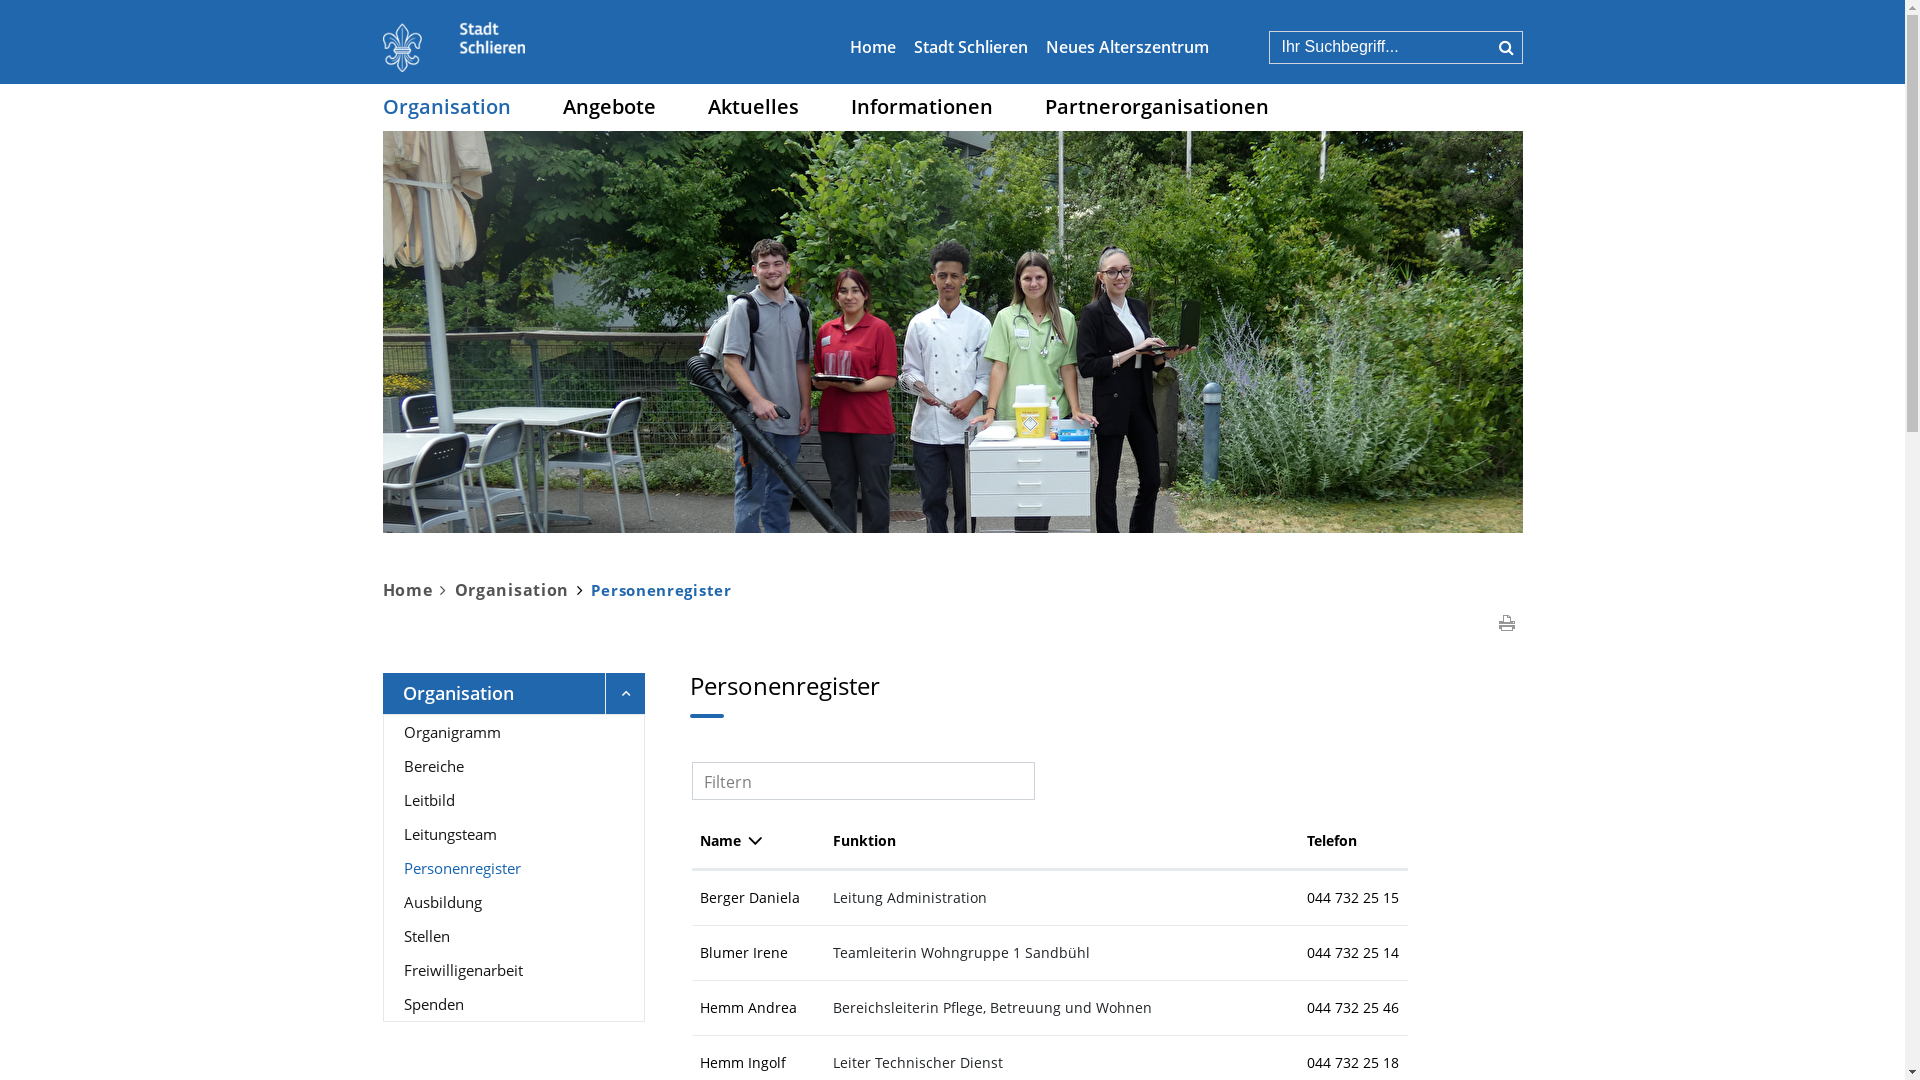 This screenshot has width=1920, height=1080. I want to click on 'Stellen', so click(384, 936).